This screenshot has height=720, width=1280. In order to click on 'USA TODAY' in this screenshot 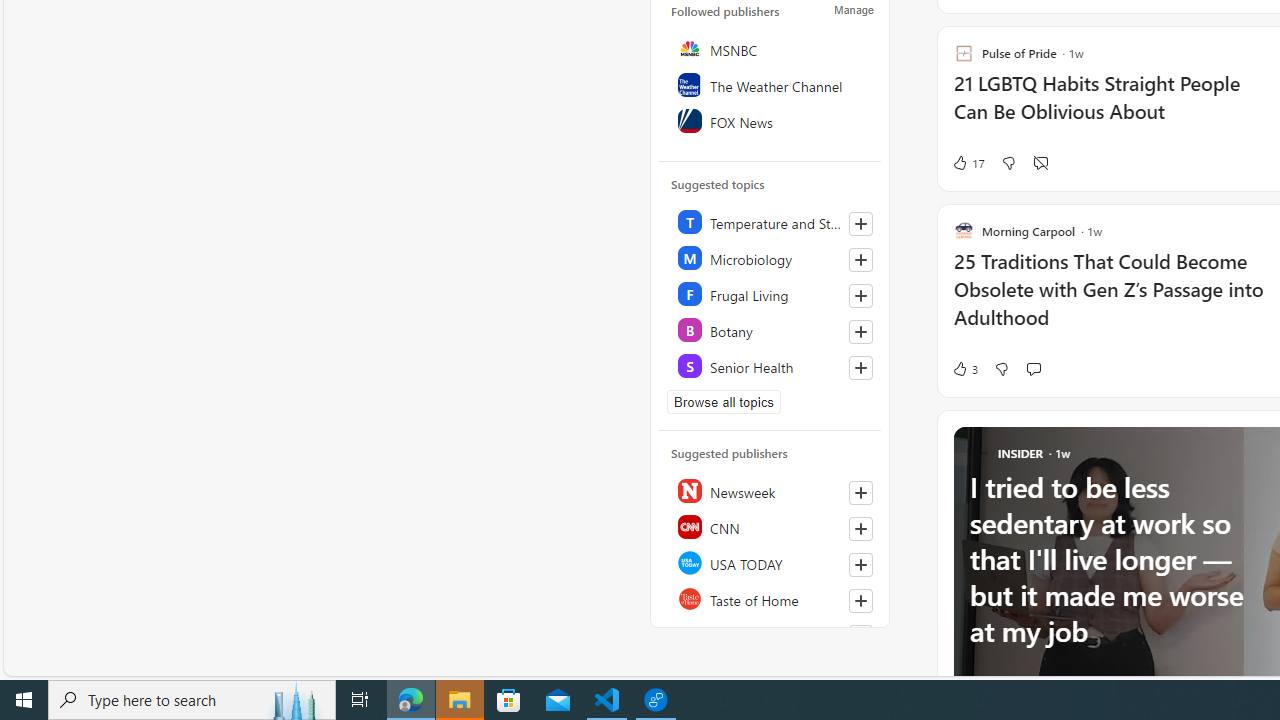, I will do `click(770, 563)`.